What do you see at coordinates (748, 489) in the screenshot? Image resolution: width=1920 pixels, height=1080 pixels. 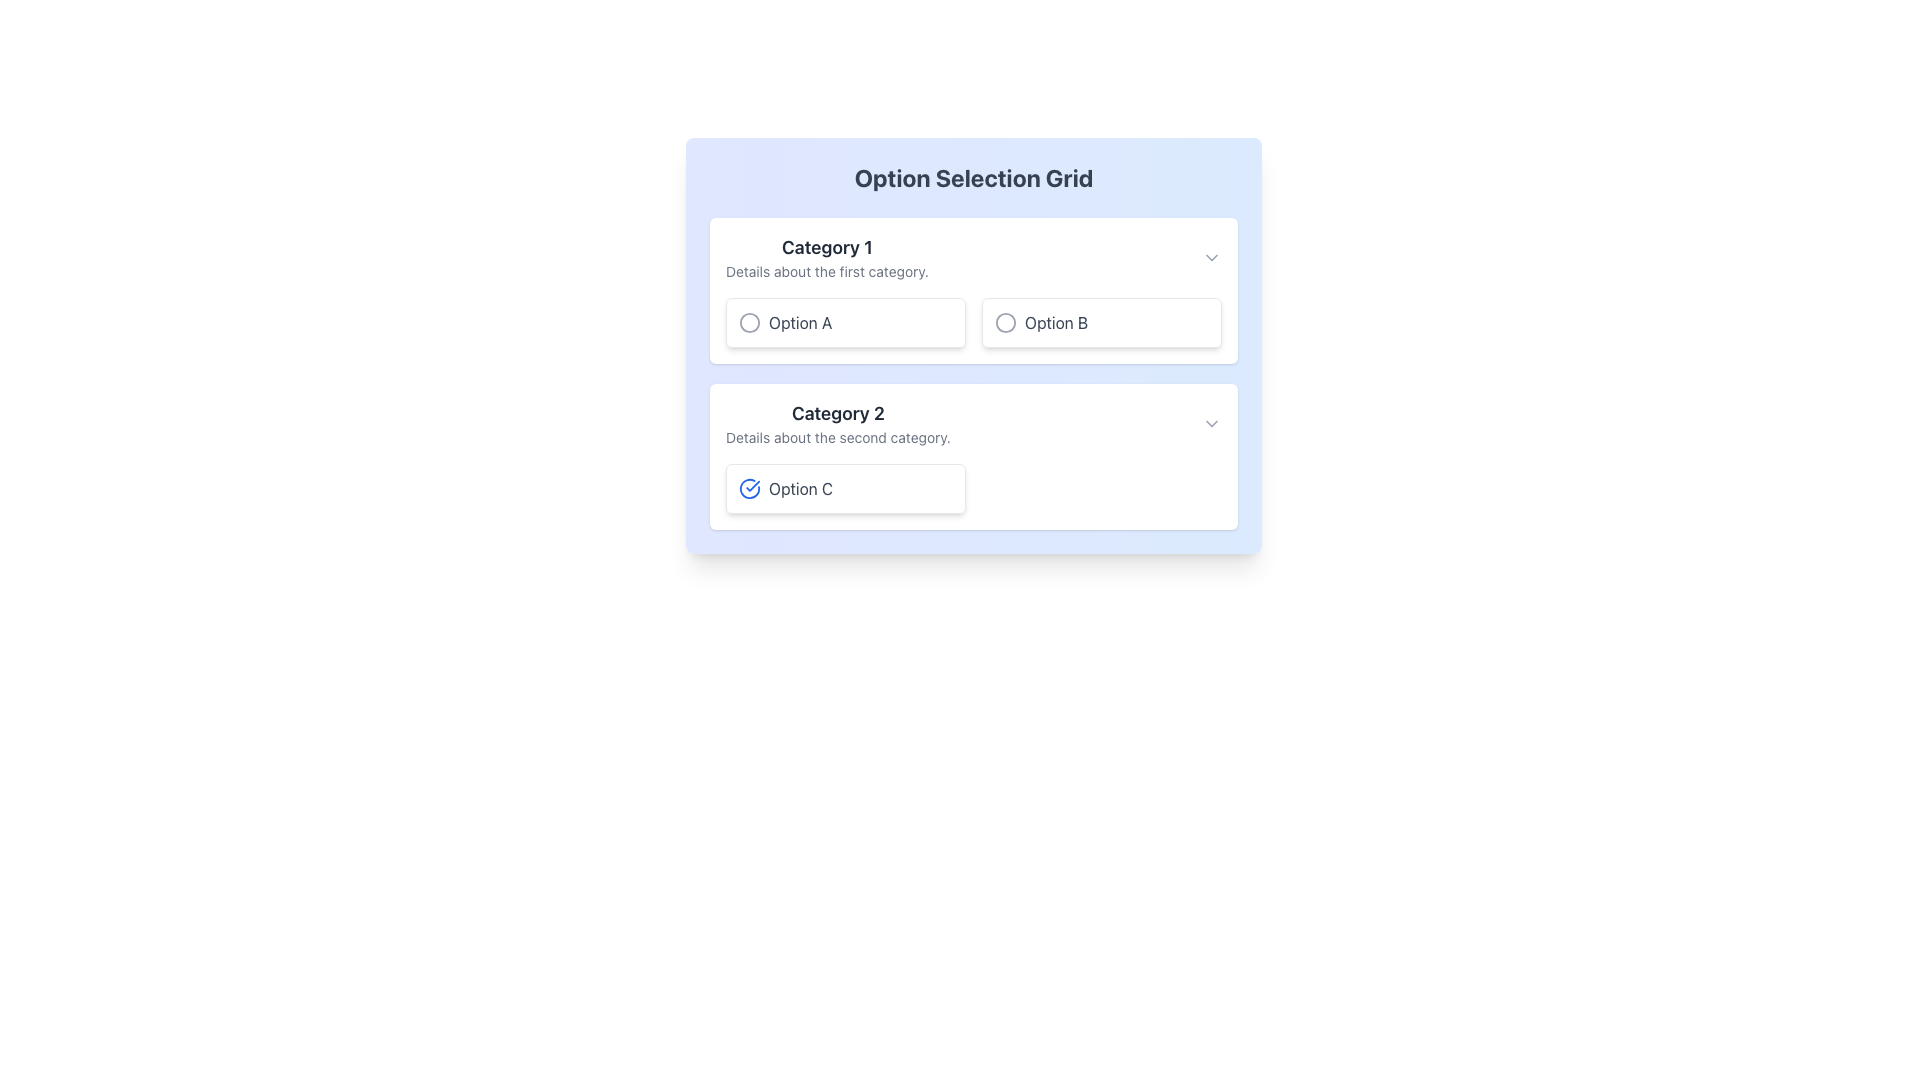 I see `the selection status icon indicating that 'Option C' is selected, located inside the 'Option C' block in the Category 2 section, to the left of the text label 'Option C'` at bounding box center [748, 489].